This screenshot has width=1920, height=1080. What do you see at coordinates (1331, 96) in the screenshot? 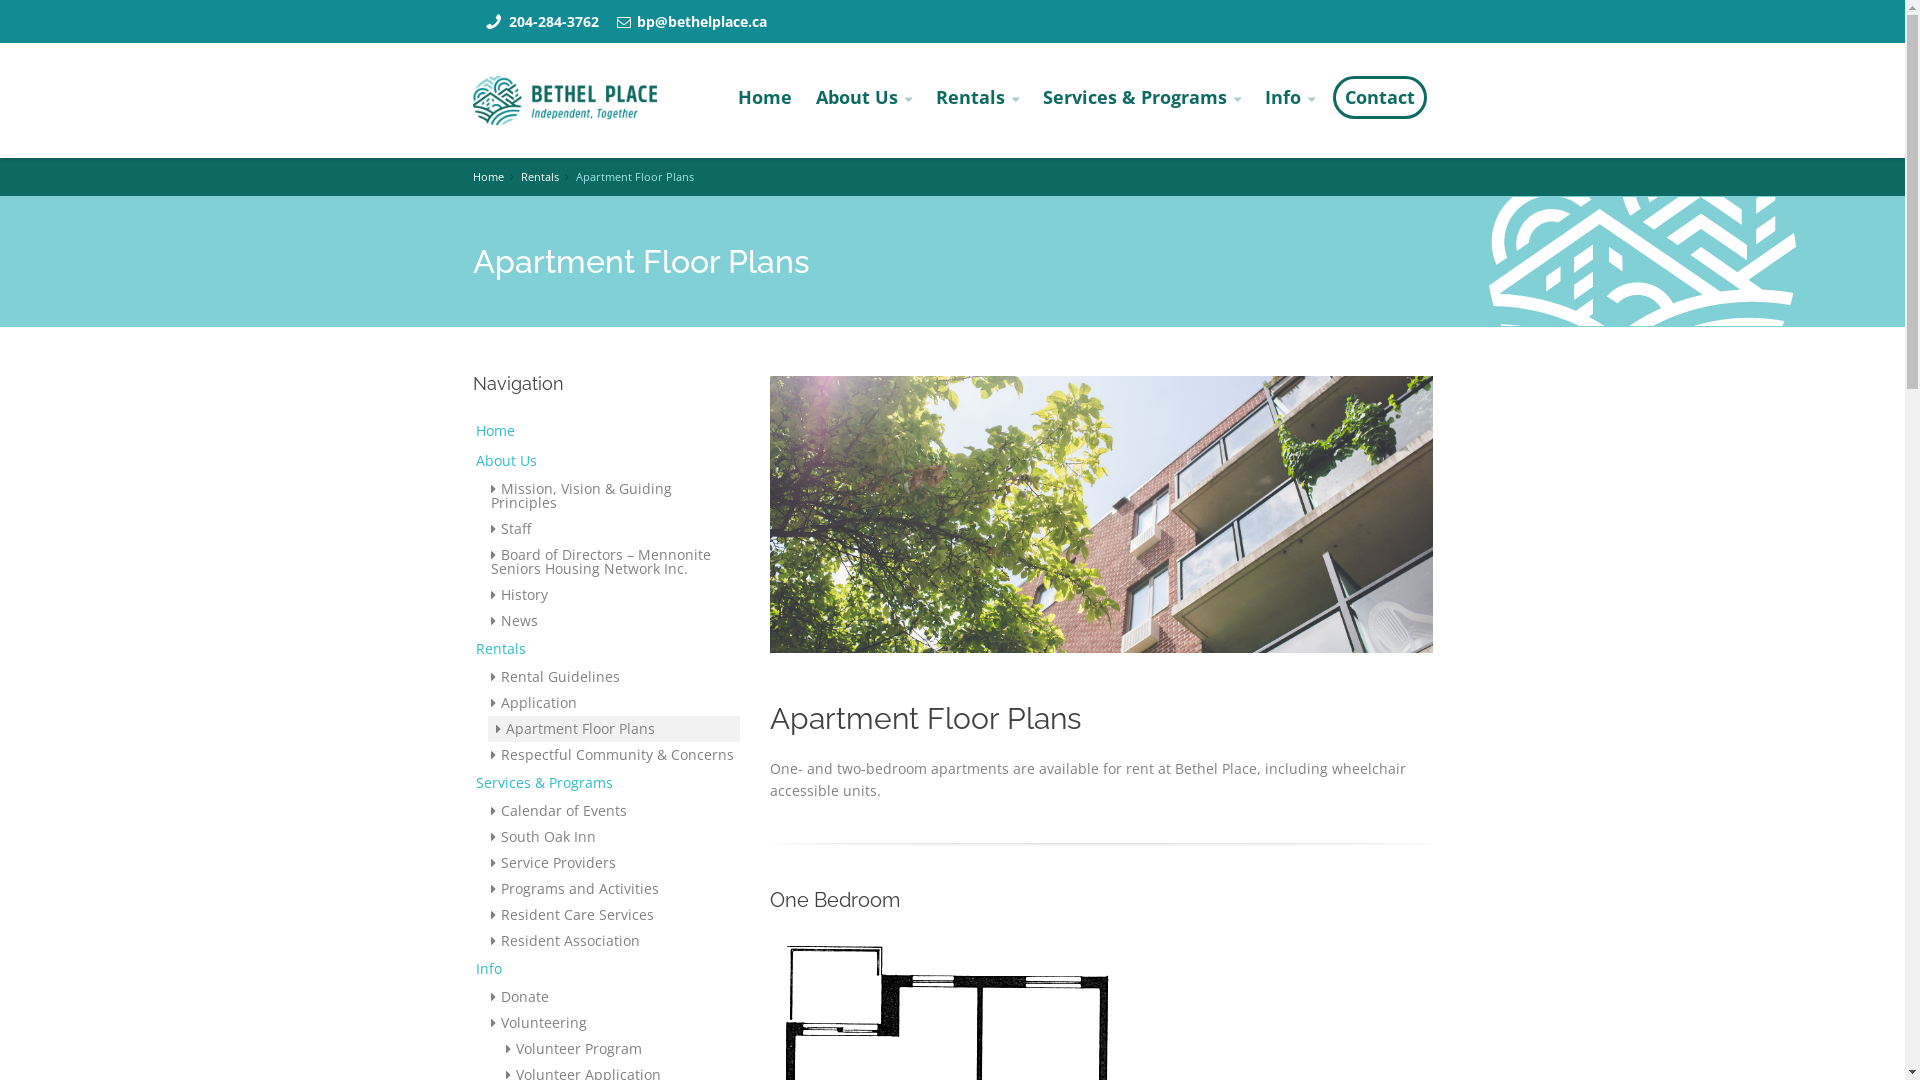
I see `'Contact'` at bounding box center [1331, 96].